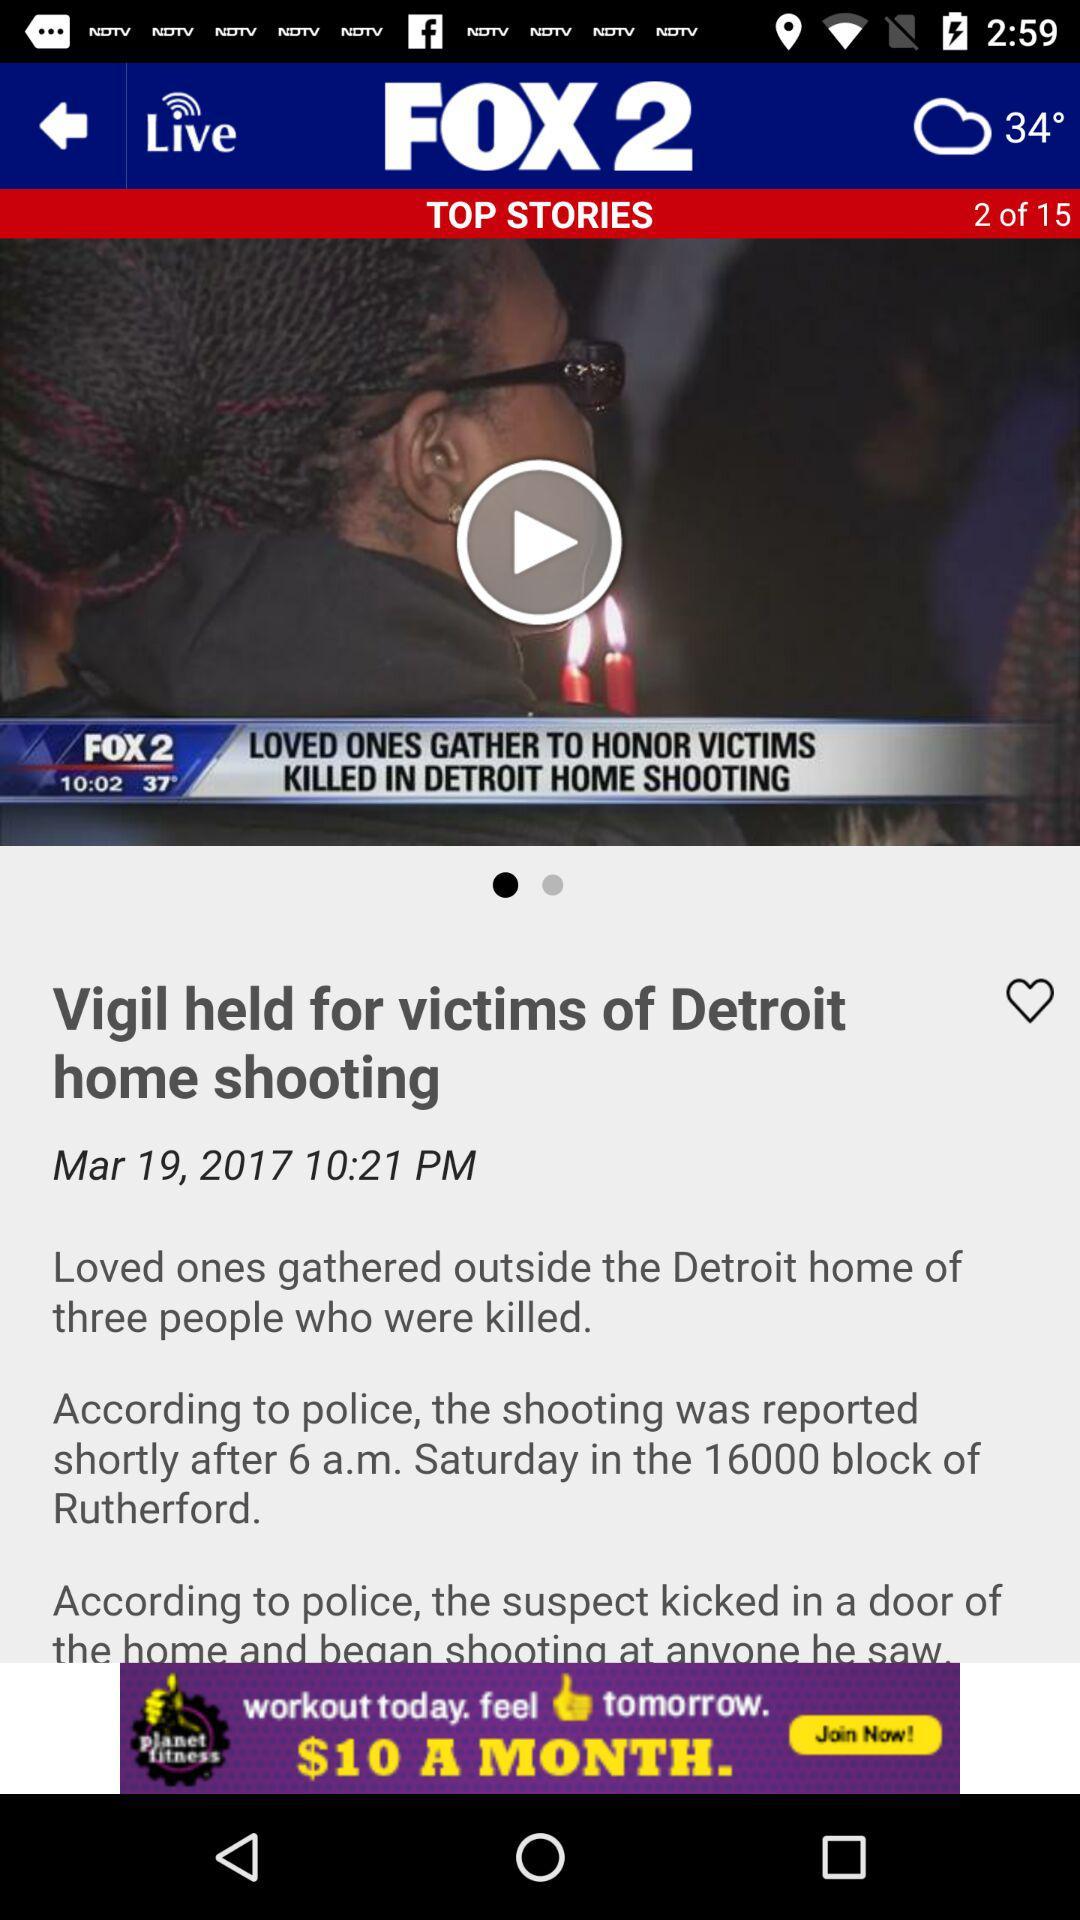 The image size is (1080, 1920). Describe the element at coordinates (540, 1727) in the screenshot. I see `this app install app` at that location.